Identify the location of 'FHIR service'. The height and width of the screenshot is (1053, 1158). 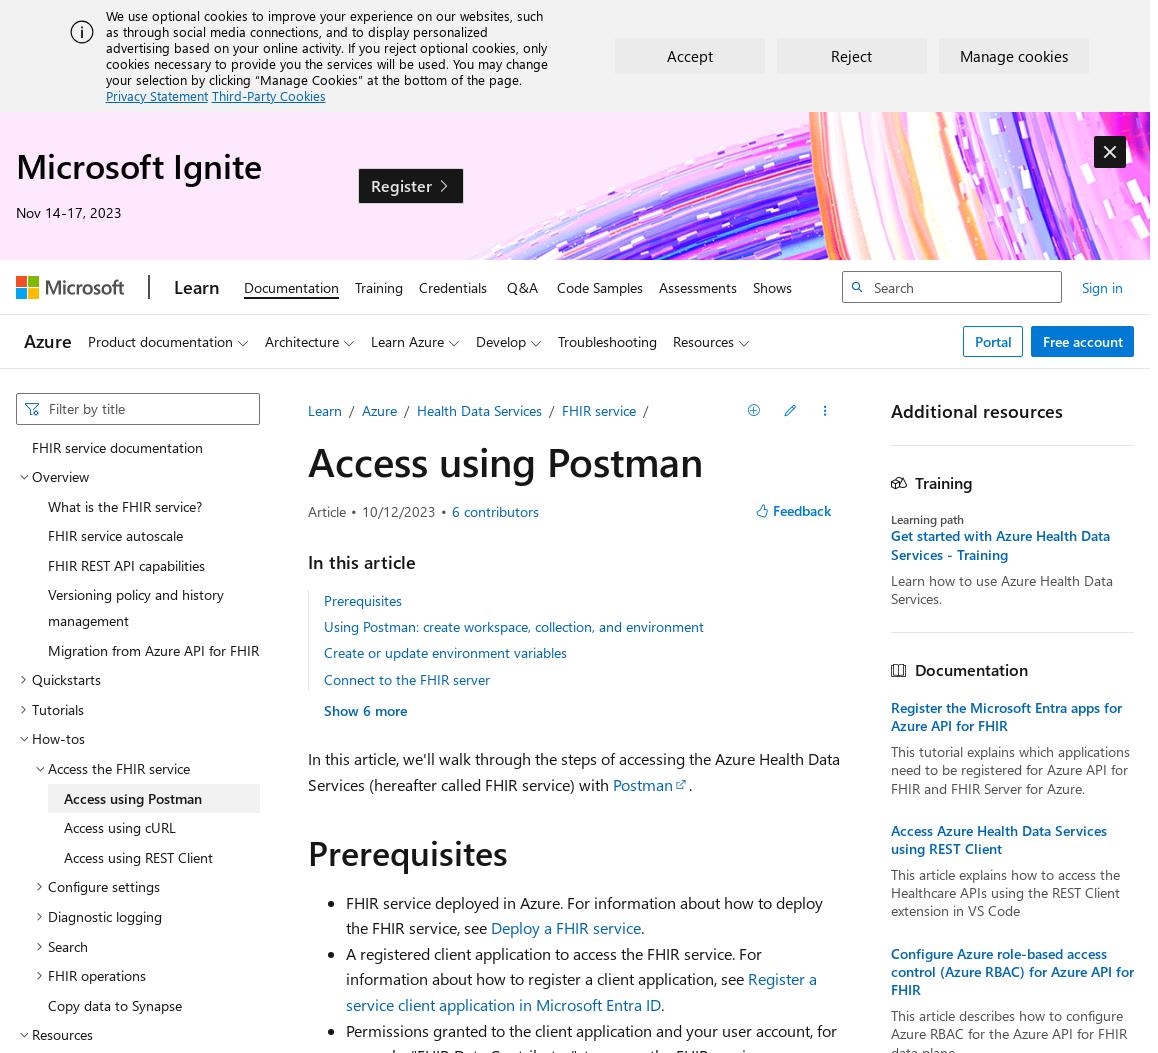
(596, 410).